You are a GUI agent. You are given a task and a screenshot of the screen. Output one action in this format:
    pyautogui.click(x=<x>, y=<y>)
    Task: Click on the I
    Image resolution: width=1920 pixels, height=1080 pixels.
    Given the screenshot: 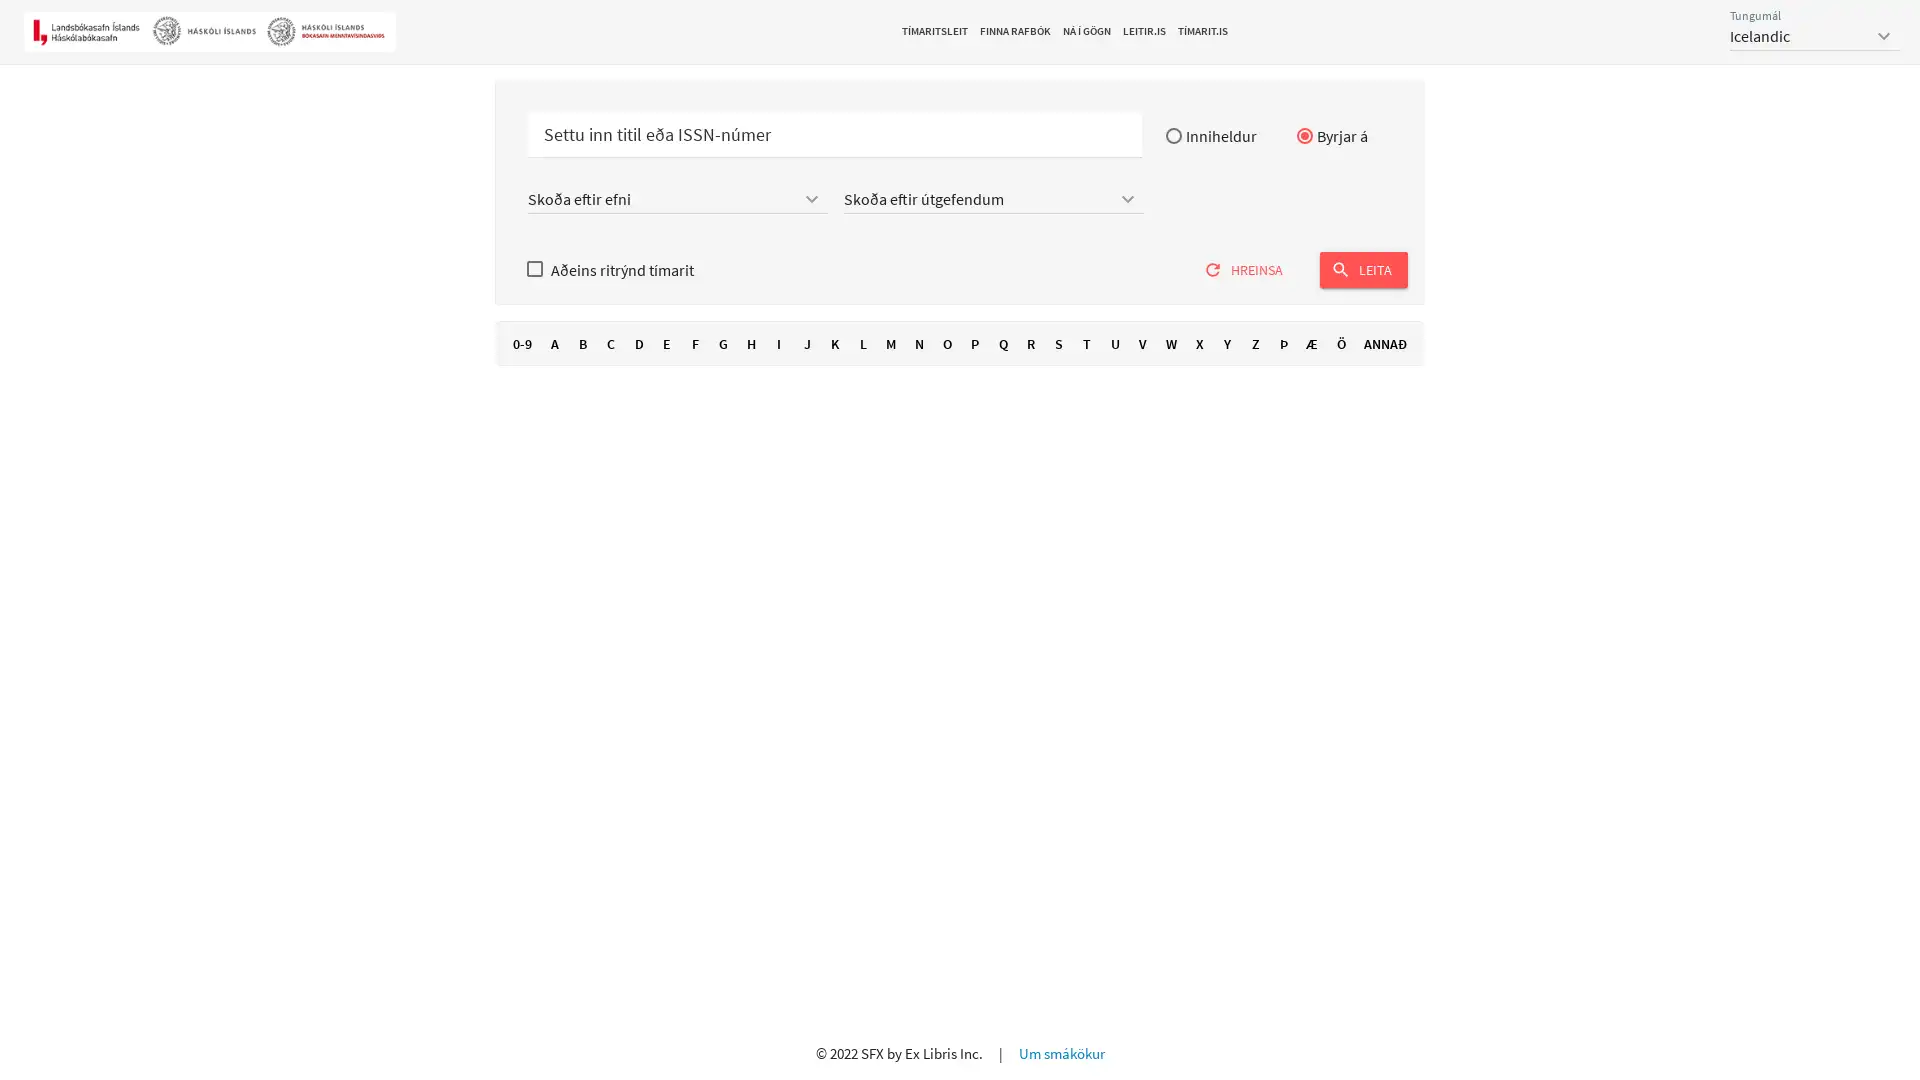 What is the action you would take?
    pyautogui.click(x=777, y=342)
    